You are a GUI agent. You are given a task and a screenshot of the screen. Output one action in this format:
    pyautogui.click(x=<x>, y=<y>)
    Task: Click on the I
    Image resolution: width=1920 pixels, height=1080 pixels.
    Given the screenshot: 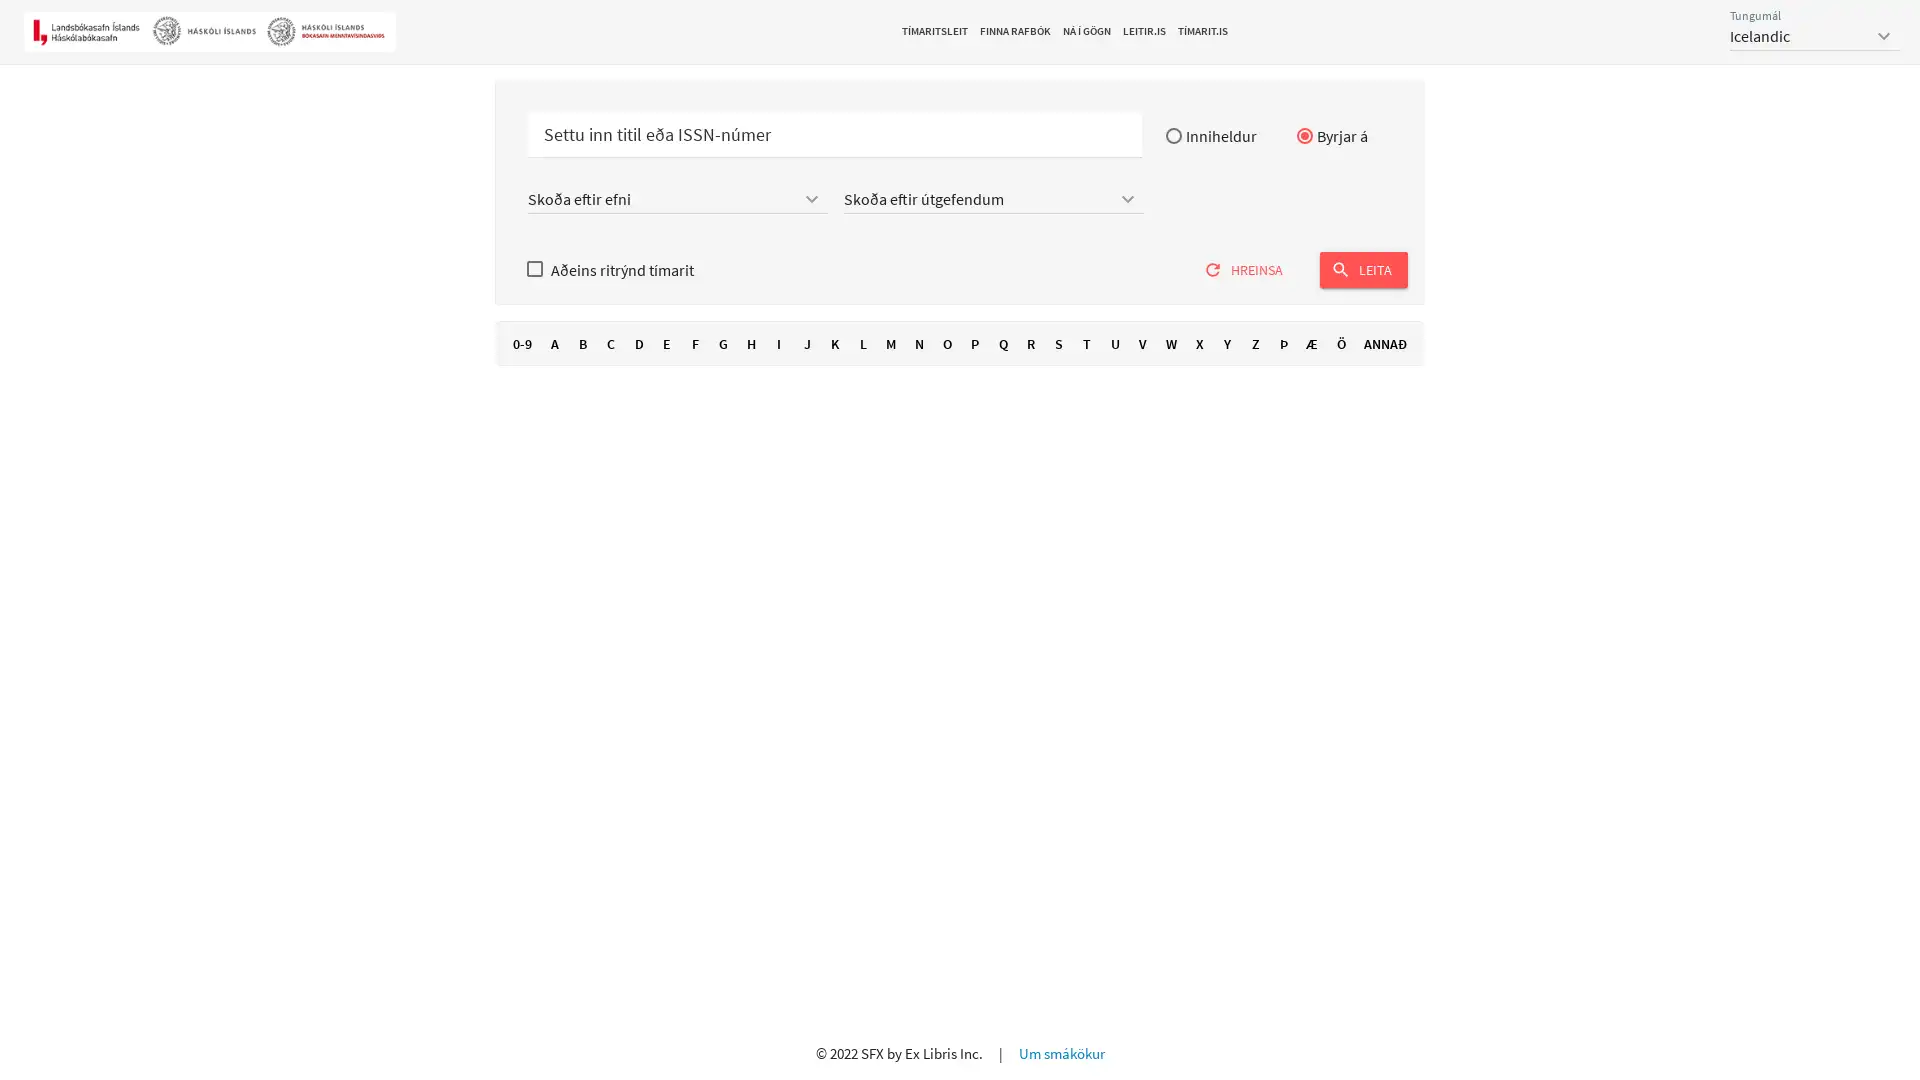 What is the action you would take?
    pyautogui.click(x=777, y=342)
    